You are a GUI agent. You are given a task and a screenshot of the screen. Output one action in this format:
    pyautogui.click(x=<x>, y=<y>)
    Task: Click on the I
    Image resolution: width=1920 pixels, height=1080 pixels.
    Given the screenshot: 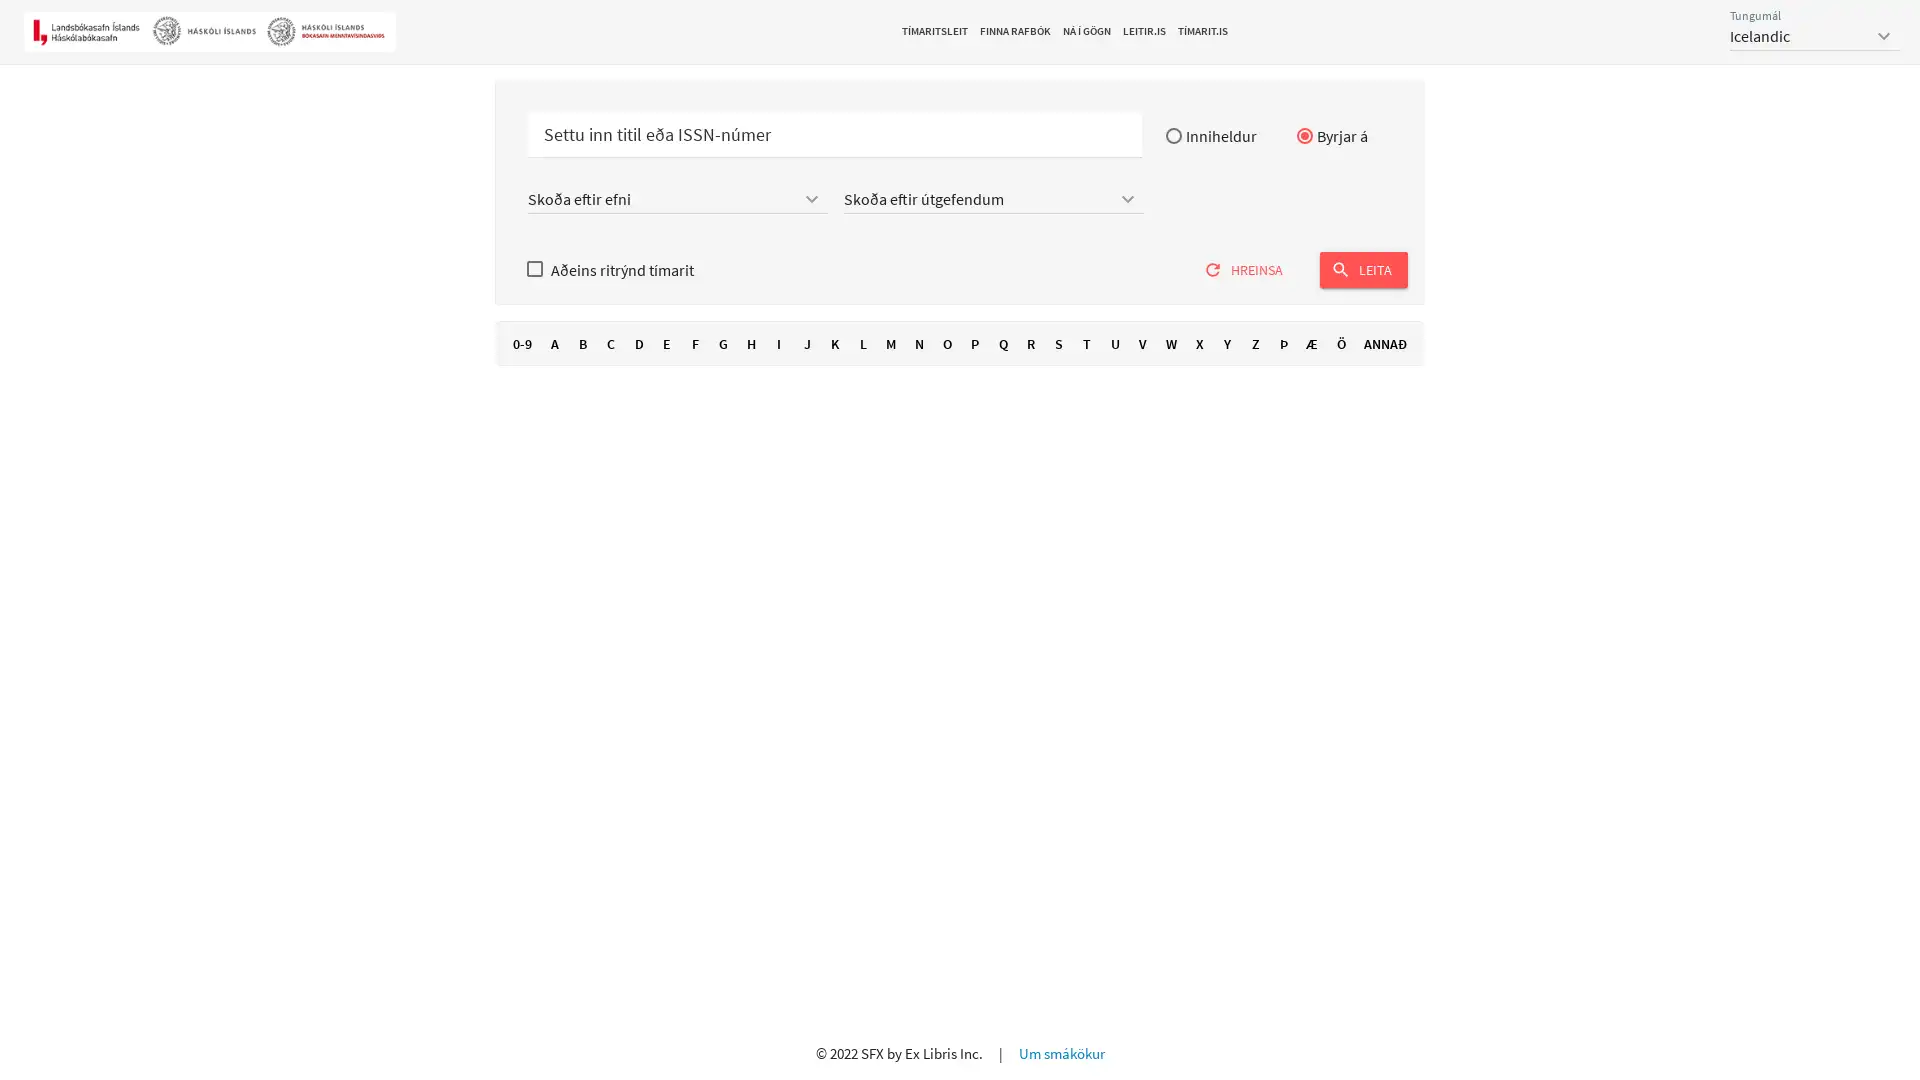 What is the action you would take?
    pyautogui.click(x=777, y=342)
    